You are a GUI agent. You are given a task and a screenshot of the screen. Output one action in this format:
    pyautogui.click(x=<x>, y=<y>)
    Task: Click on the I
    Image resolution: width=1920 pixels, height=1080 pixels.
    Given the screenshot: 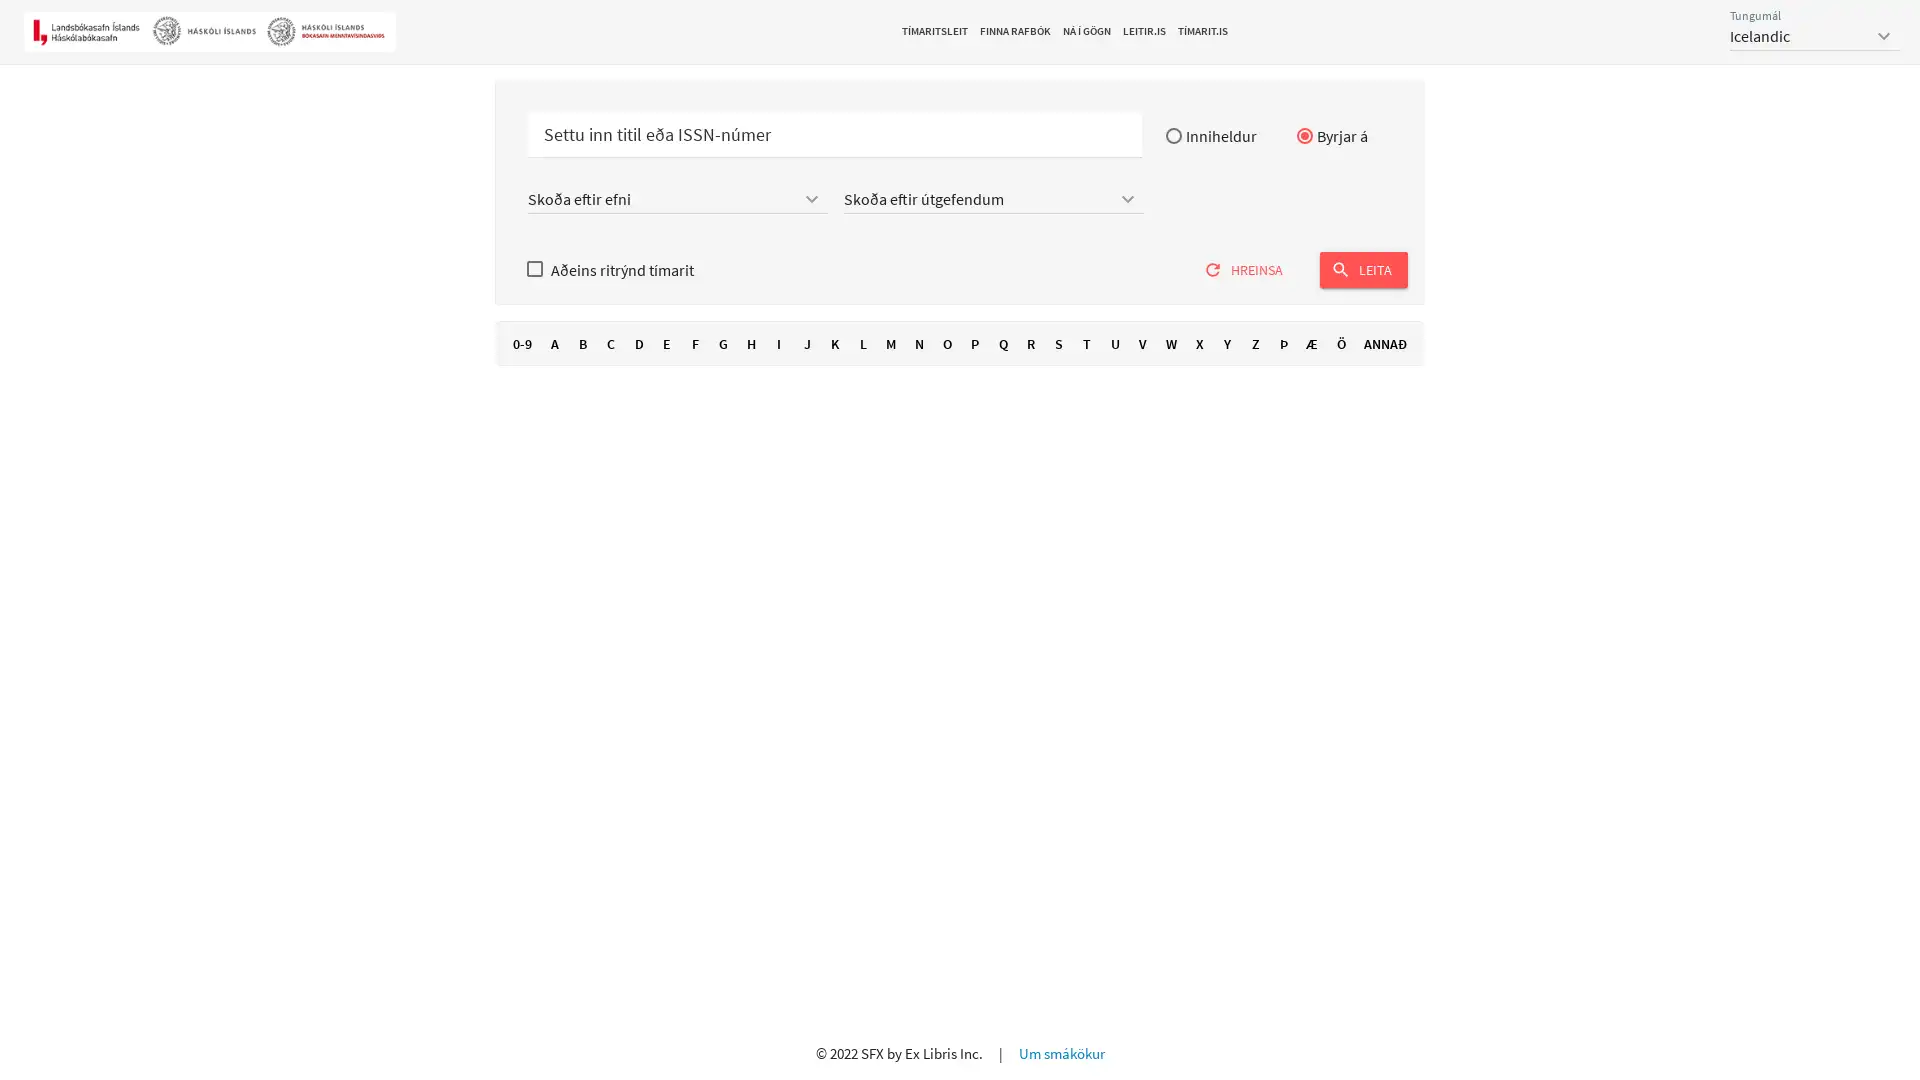 What is the action you would take?
    pyautogui.click(x=777, y=342)
    